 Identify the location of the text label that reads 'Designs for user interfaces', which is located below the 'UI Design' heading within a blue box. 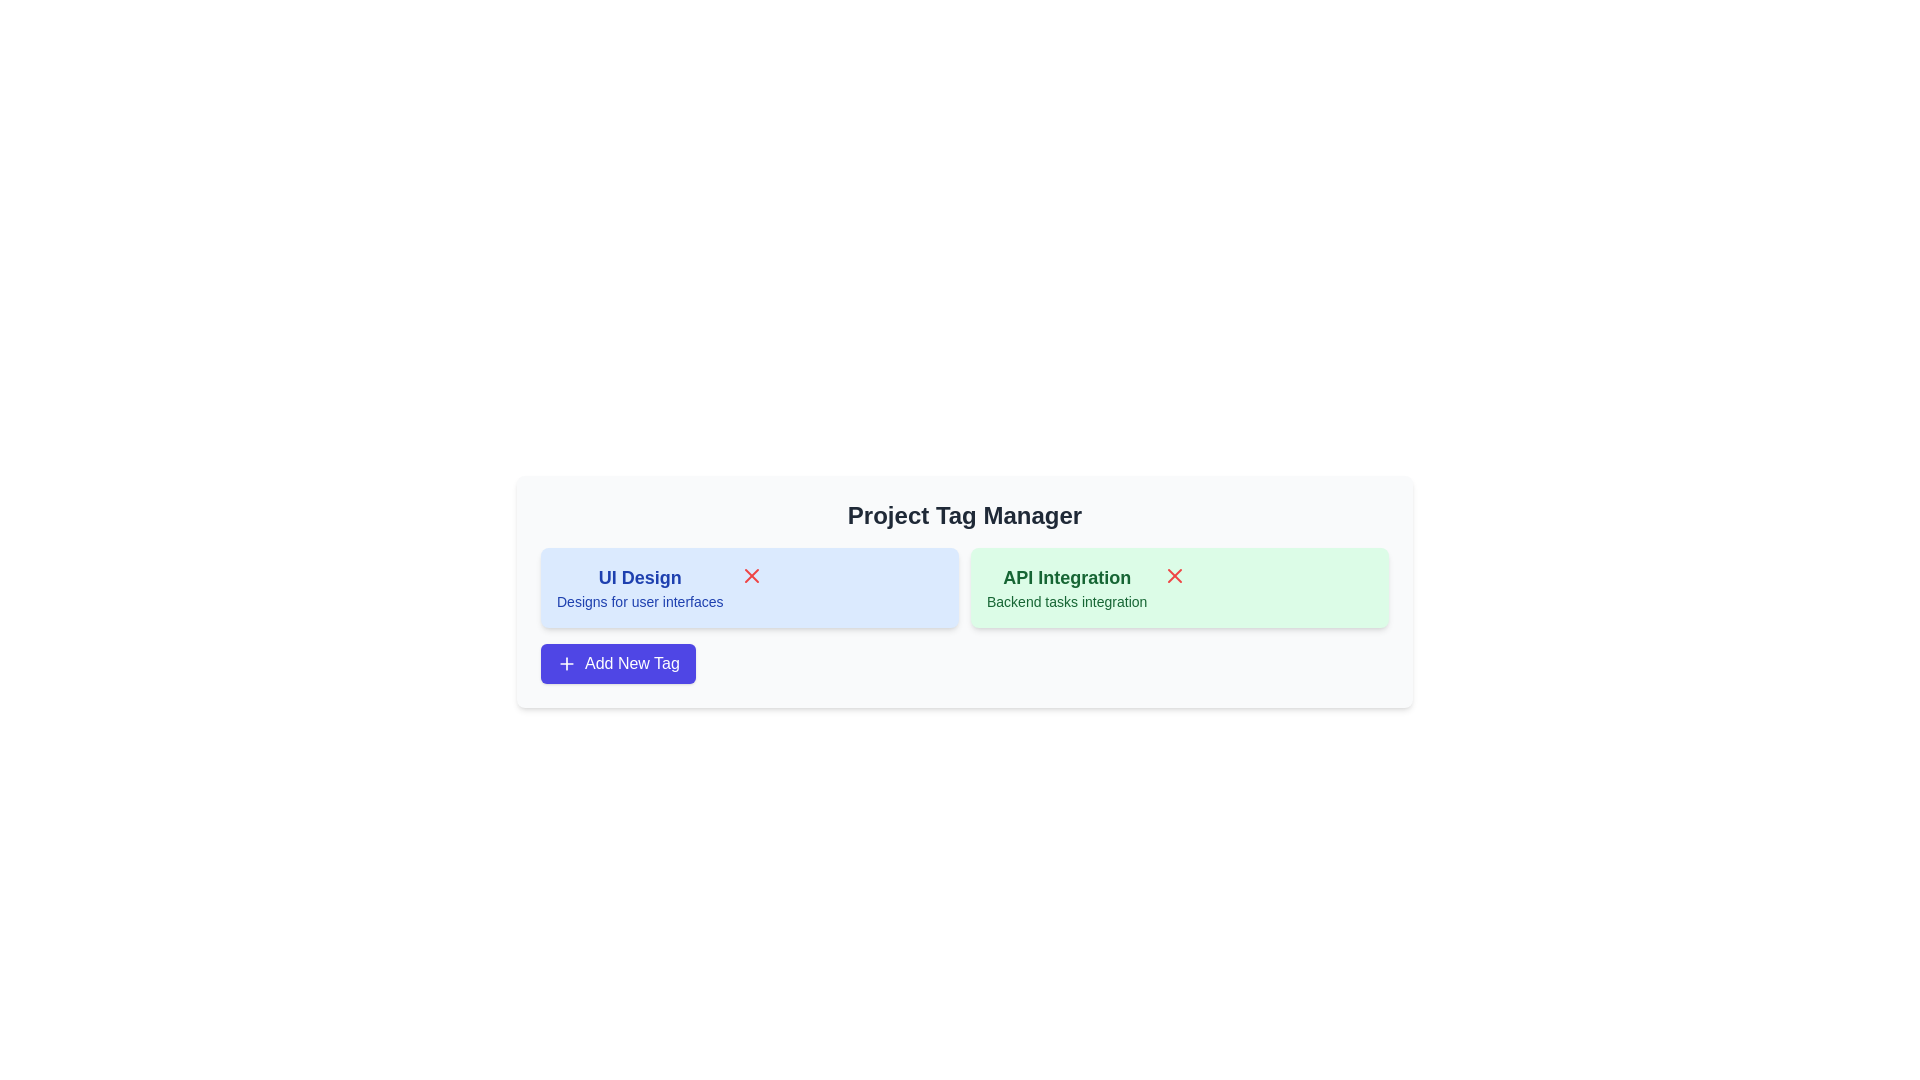
(640, 600).